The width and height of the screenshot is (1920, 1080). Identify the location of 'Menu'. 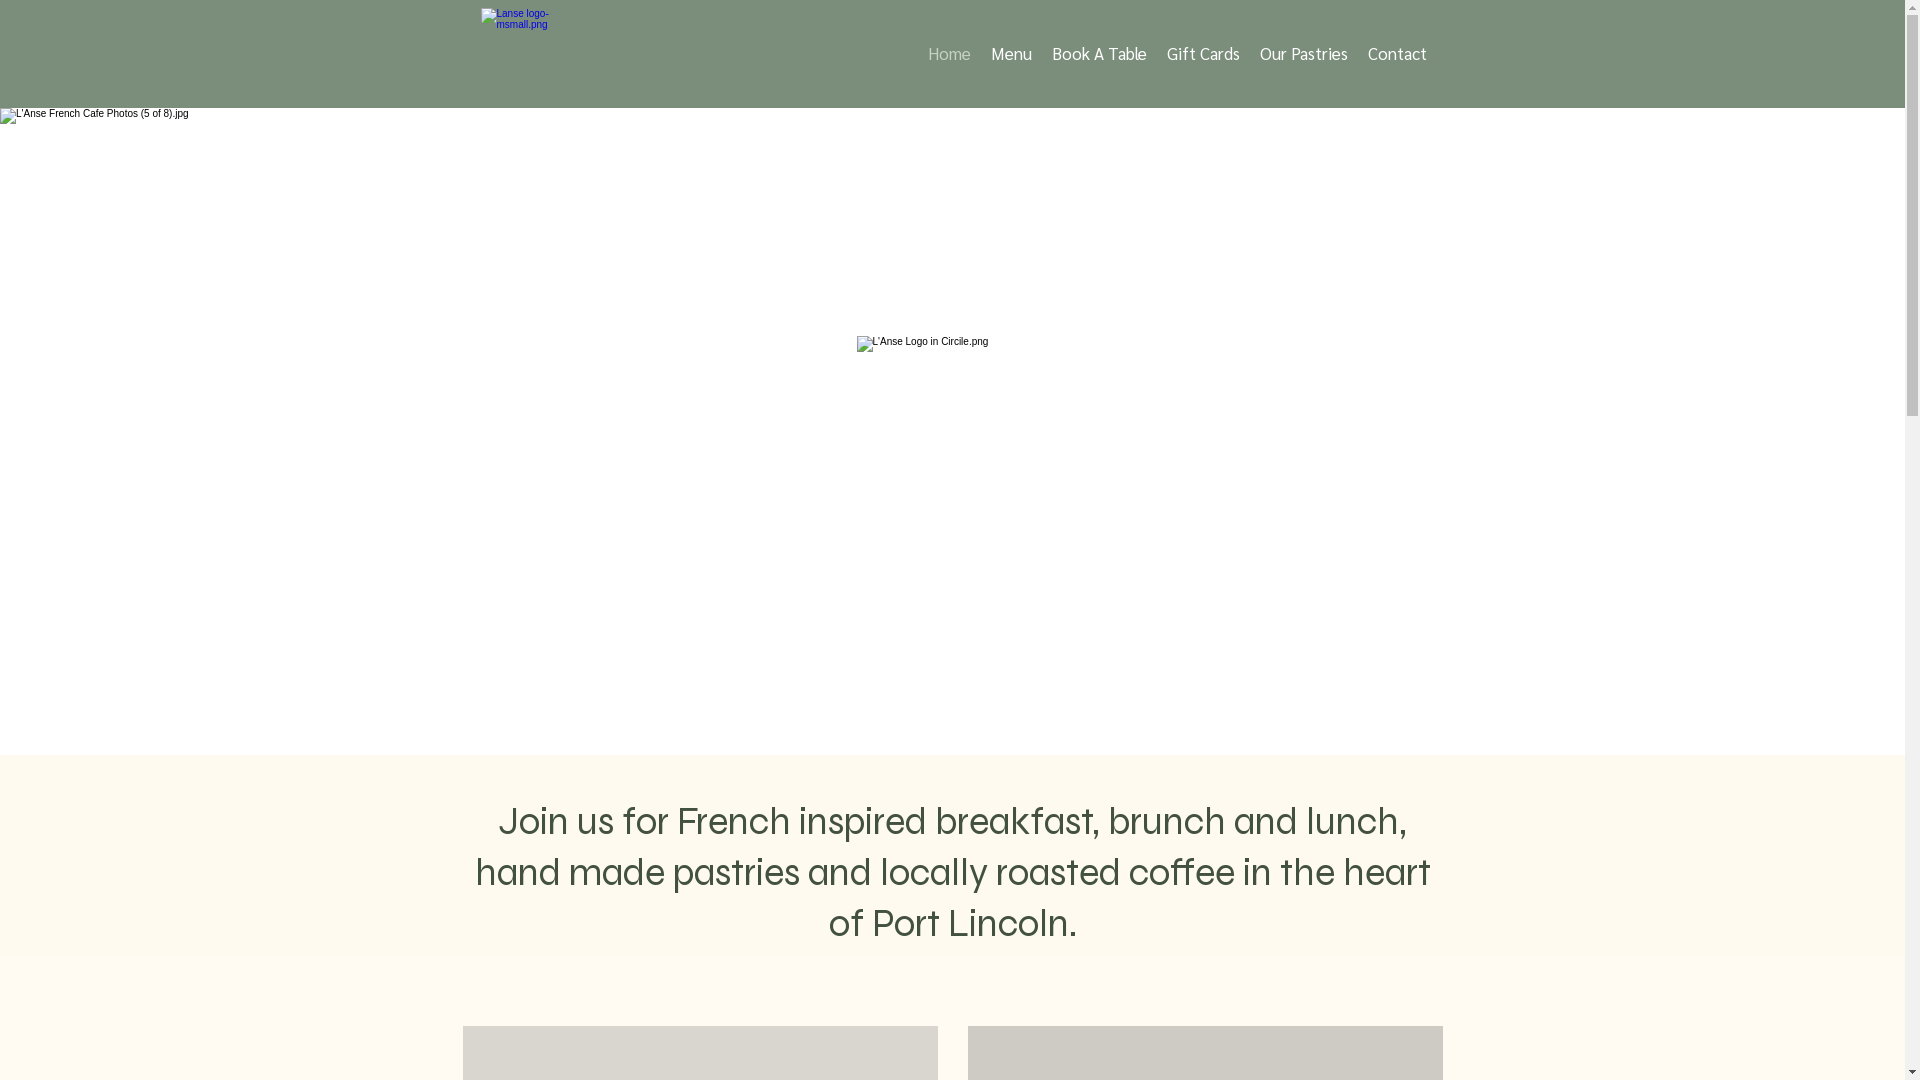
(1010, 52).